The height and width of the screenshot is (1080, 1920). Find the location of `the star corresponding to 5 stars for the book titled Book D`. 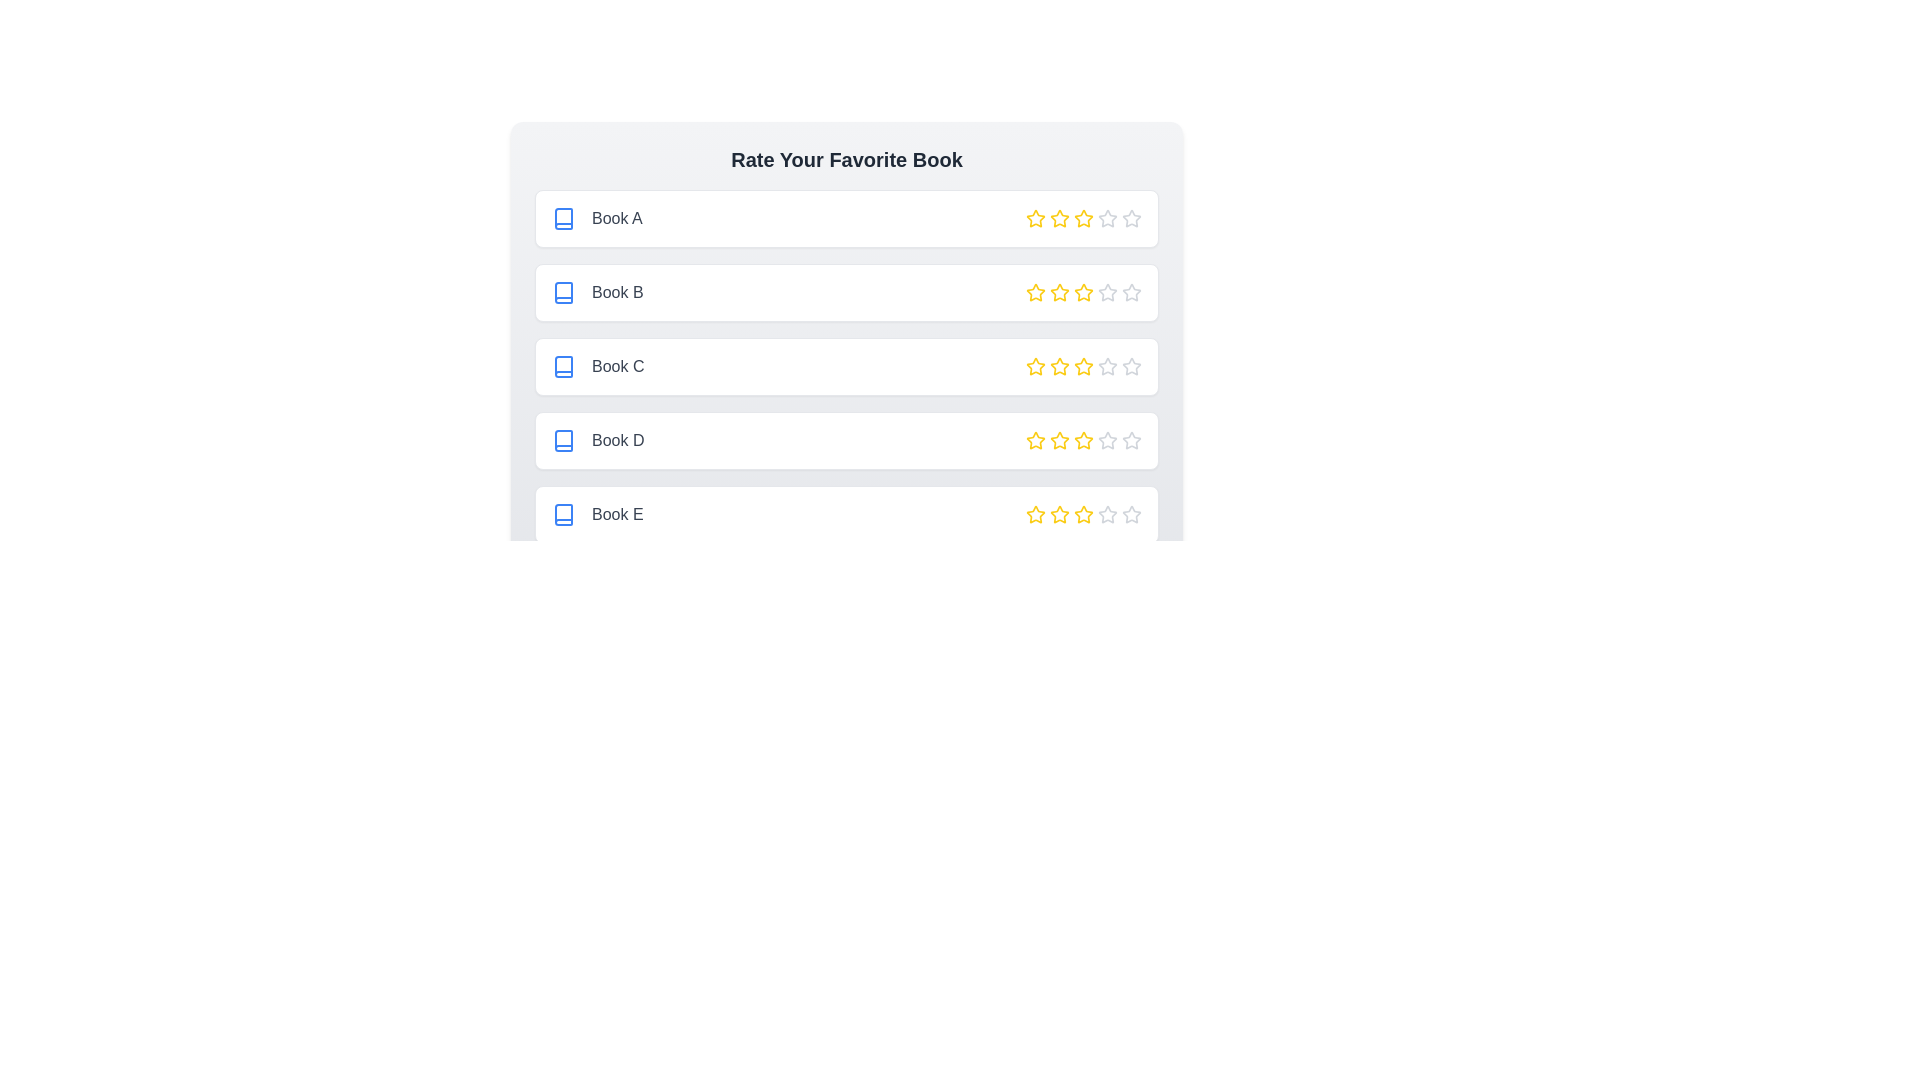

the star corresponding to 5 stars for the book titled Book D is located at coordinates (1132, 439).